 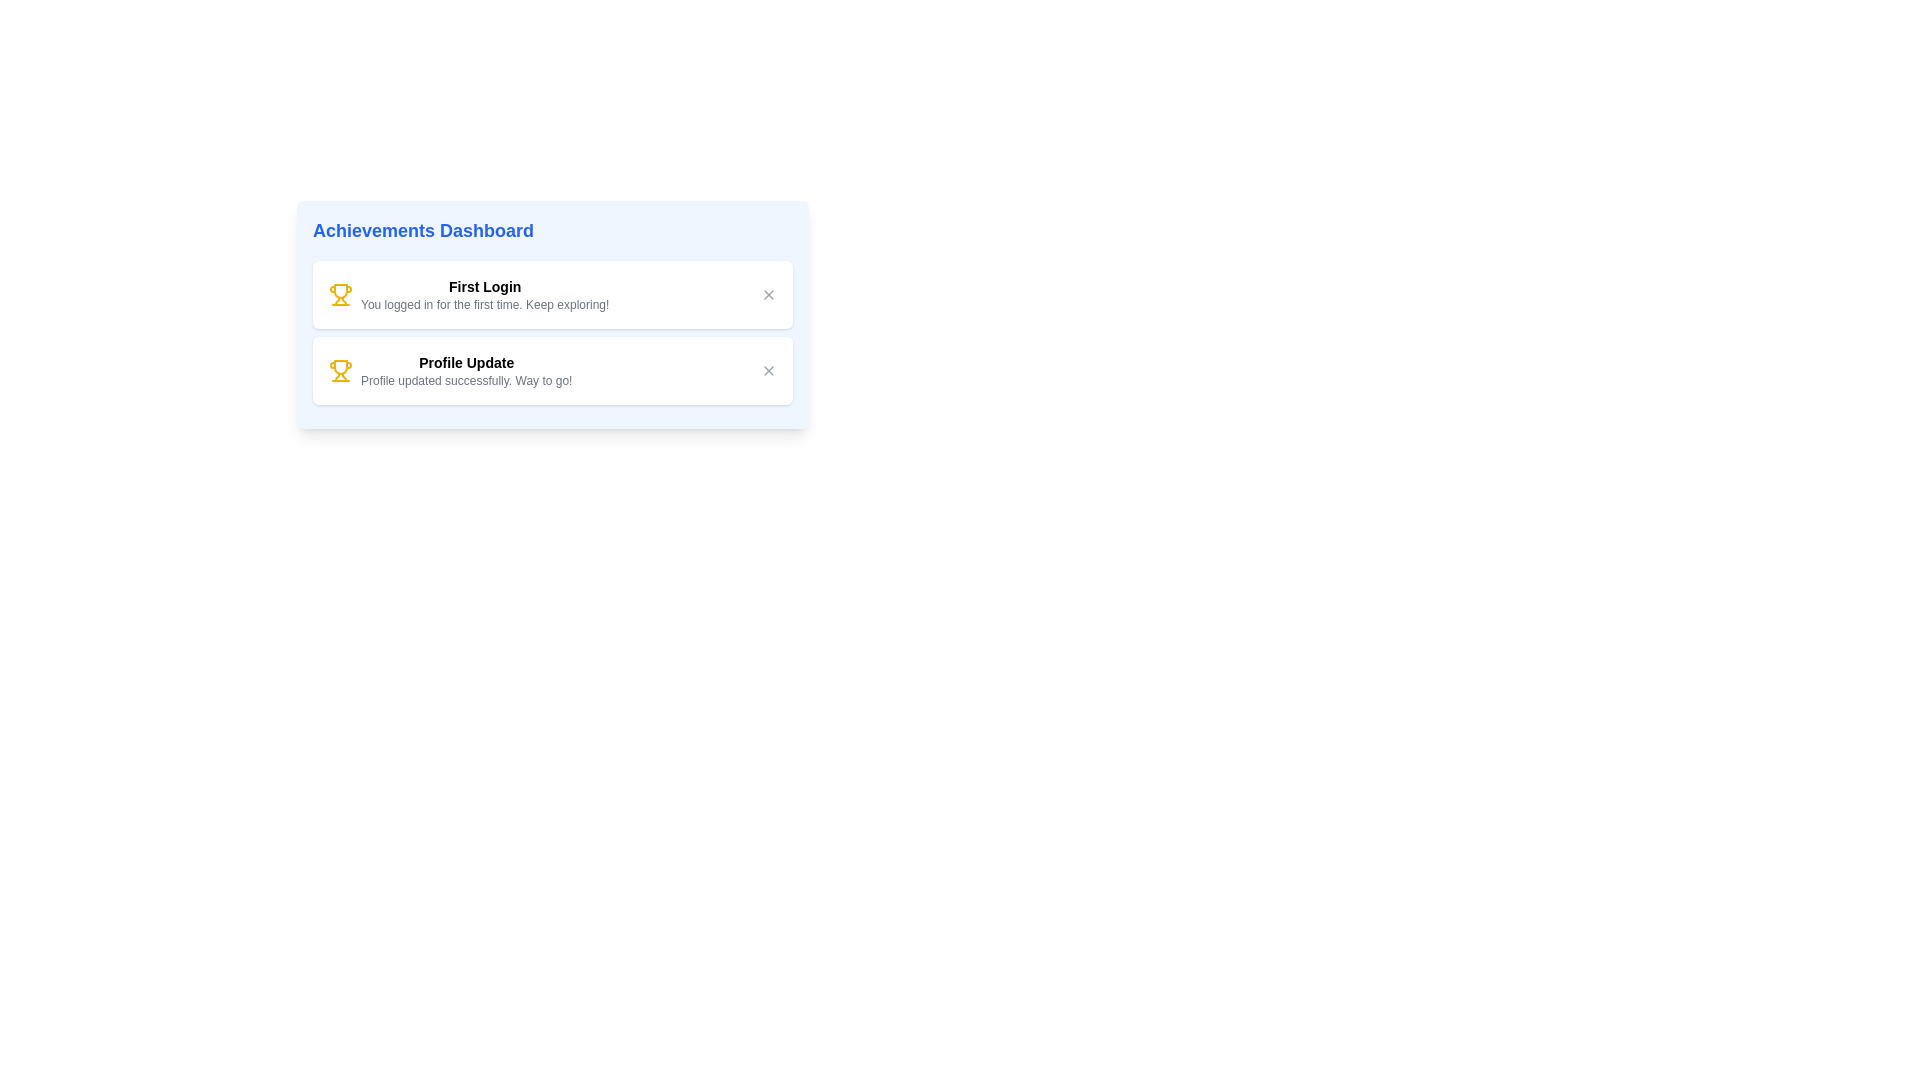 I want to click on the Notification card in the Achievements Dashboard section, which features a gold trophy icon and the text 'First Login.', so click(x=552, y=294).